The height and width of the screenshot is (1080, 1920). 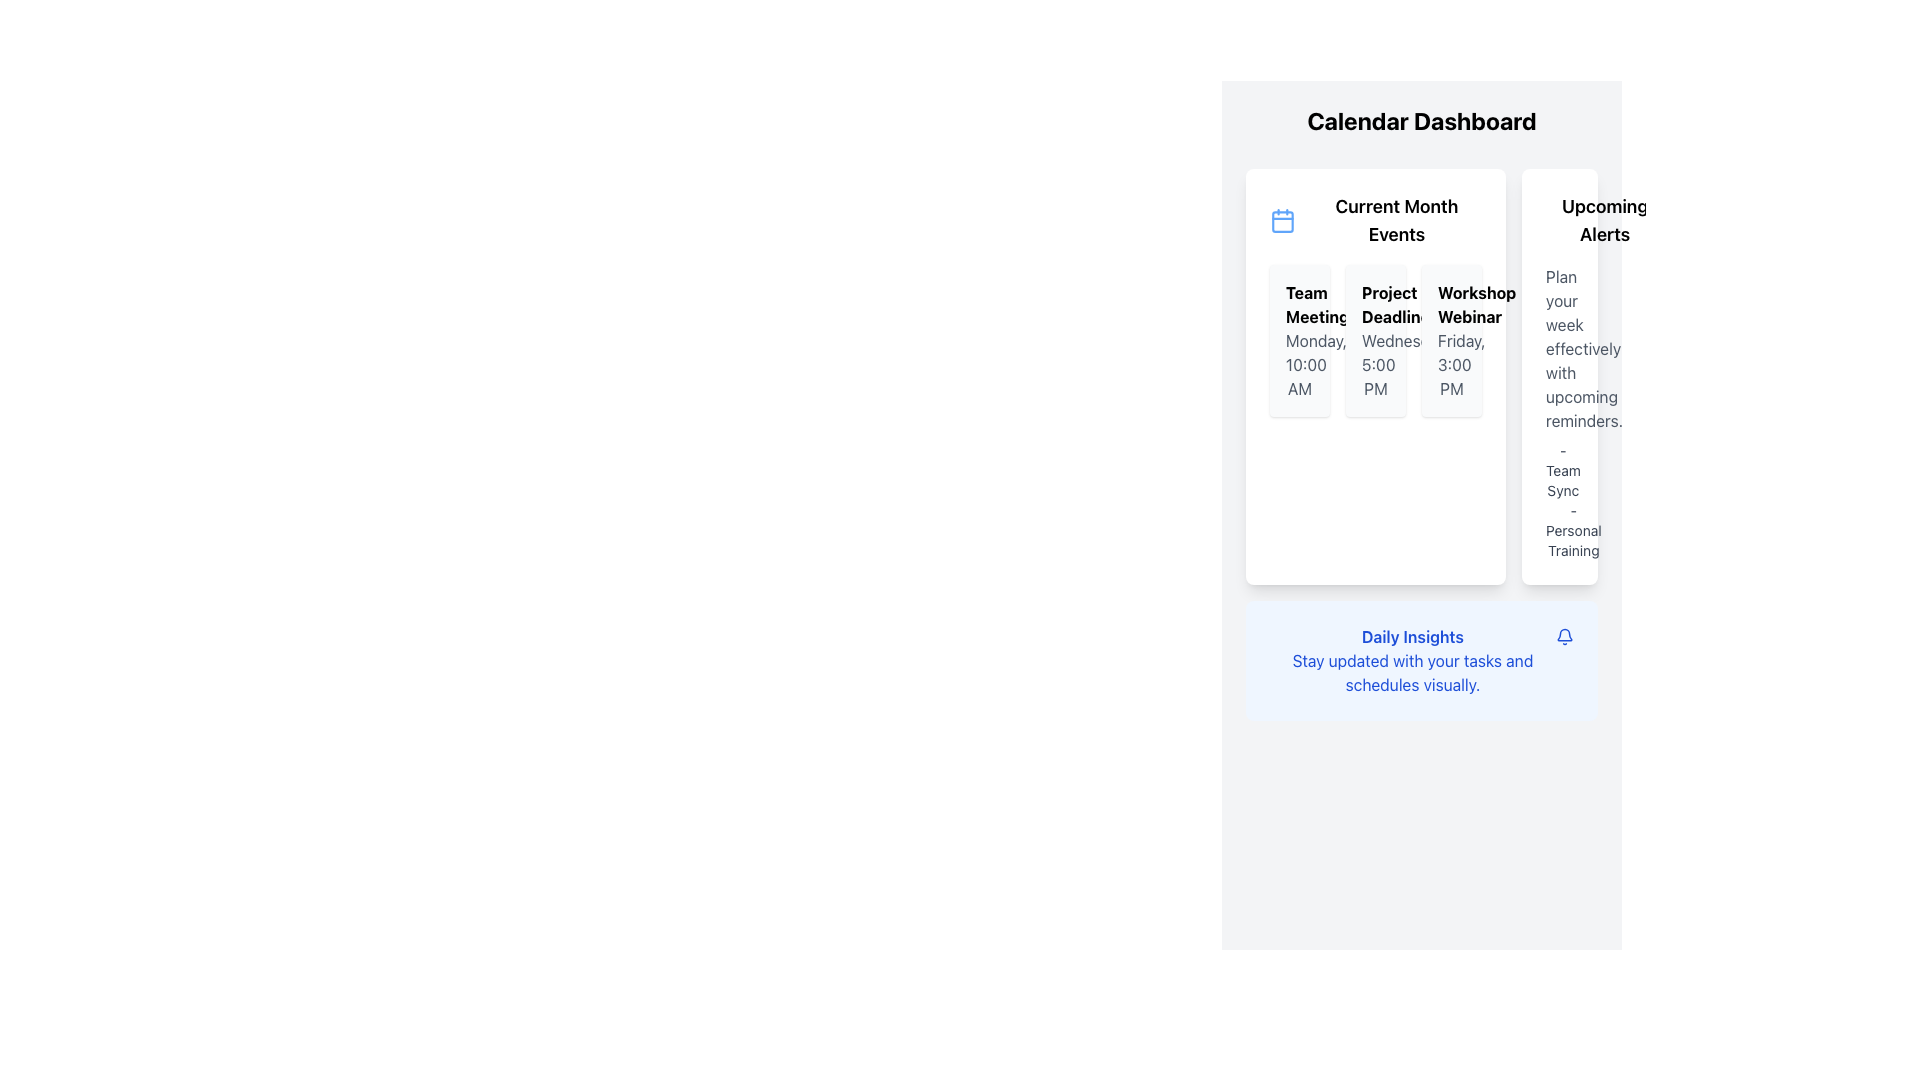 What do you see at coordinates (1282, 222) in the screenshot?
I see `the inner squared area of the calendar icon located in the top-left corner of the 'Current Month Events' section` at bounding box center [1282, 222].